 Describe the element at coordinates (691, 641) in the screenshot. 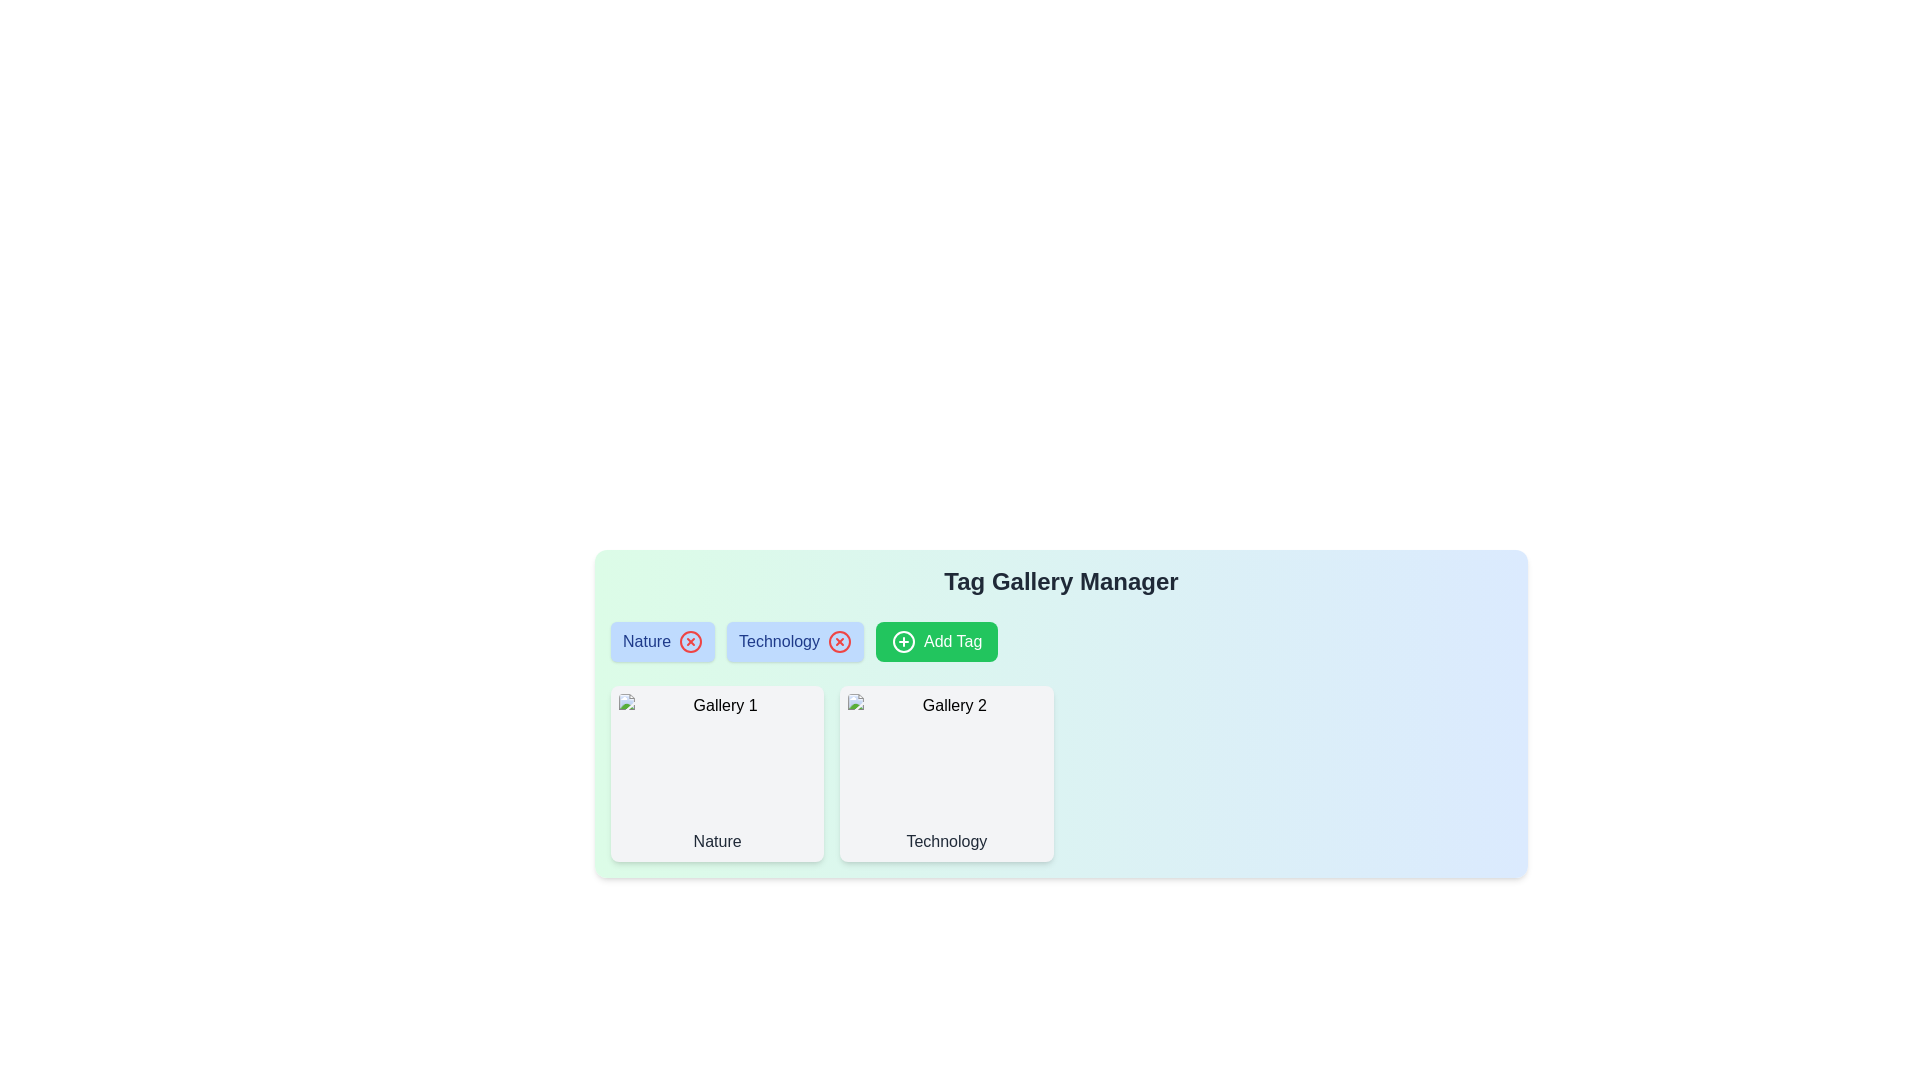

I see `the red circular button with an 'X' icon` at that location.